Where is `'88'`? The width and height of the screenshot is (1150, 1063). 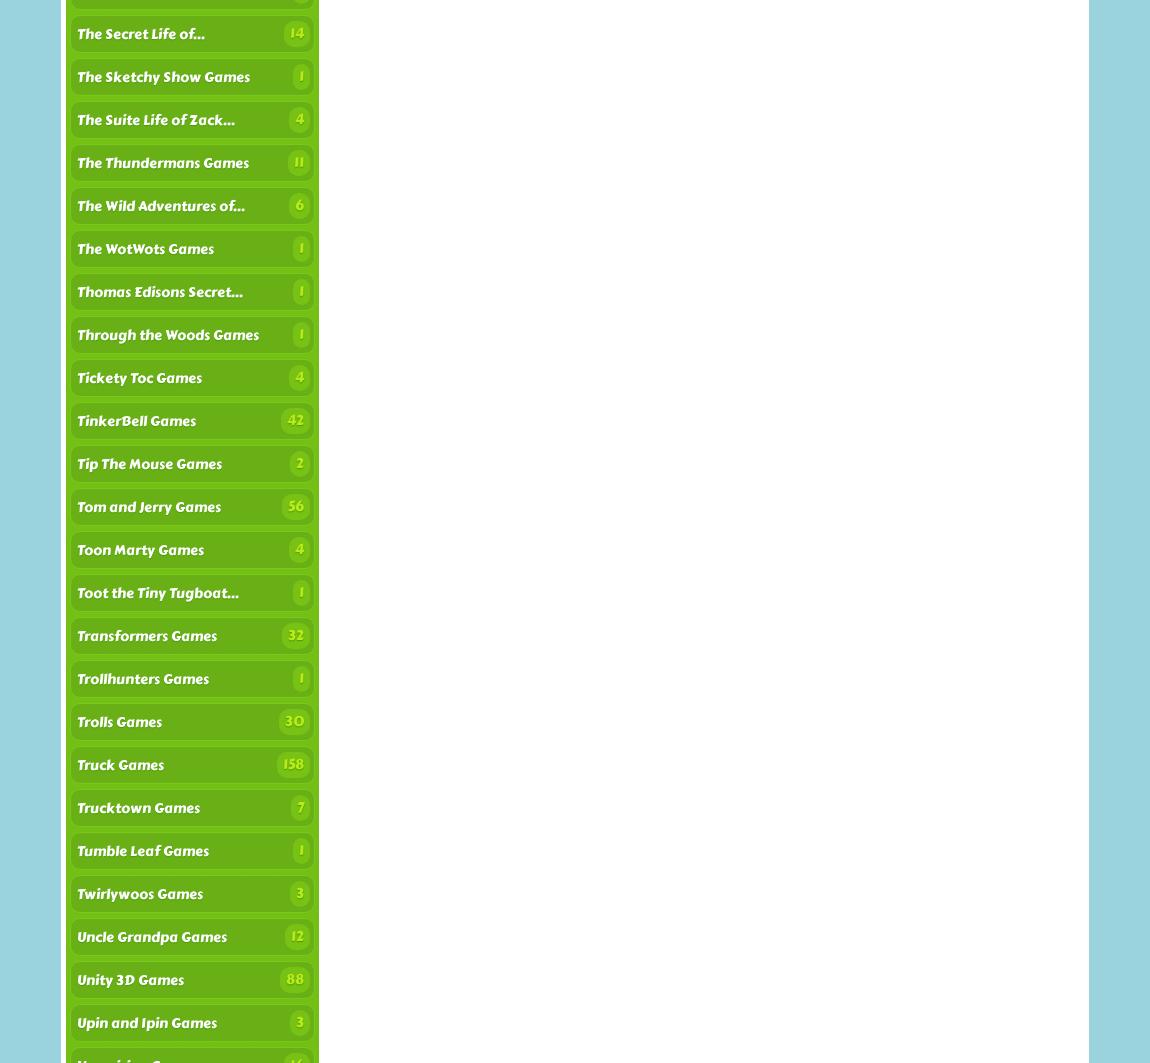 '88' is located at coordinates (294, 978).